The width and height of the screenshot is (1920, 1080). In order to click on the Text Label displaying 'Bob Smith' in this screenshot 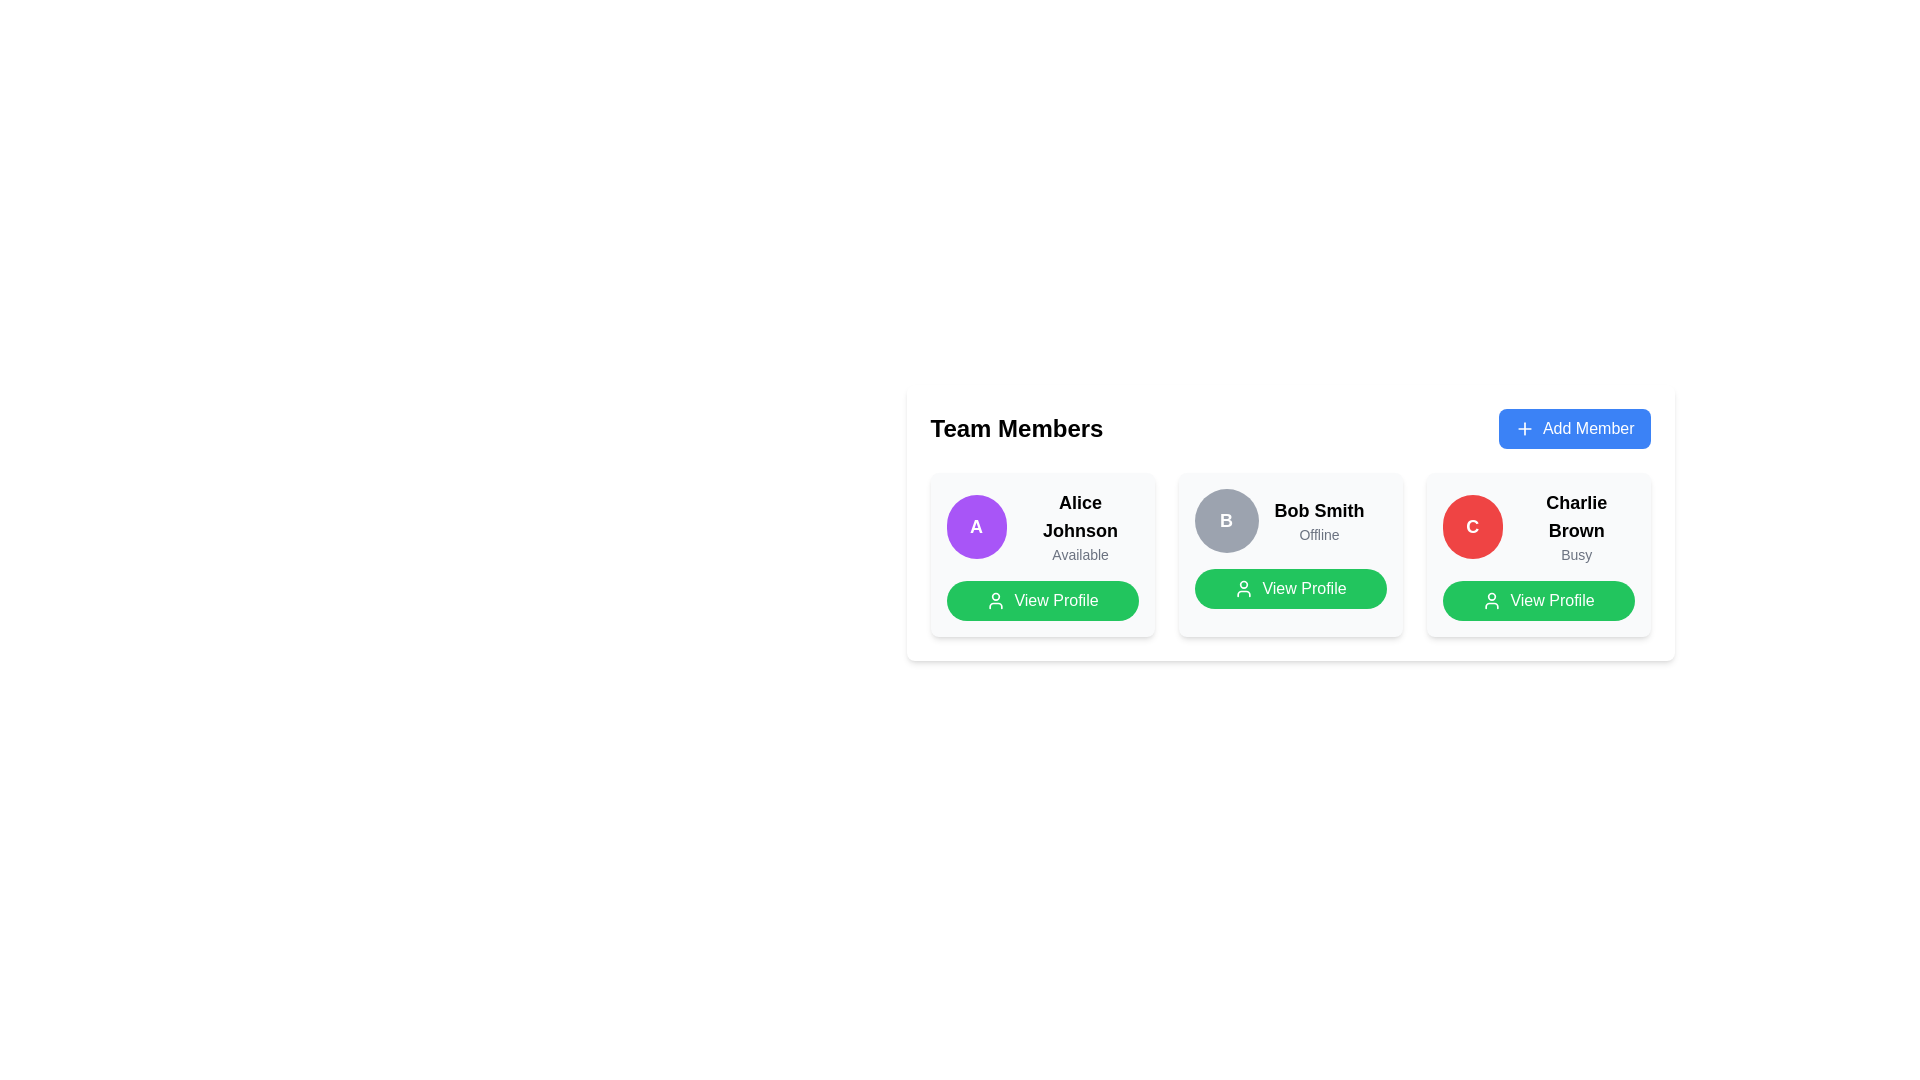, I will do `click(1319, 509)`.